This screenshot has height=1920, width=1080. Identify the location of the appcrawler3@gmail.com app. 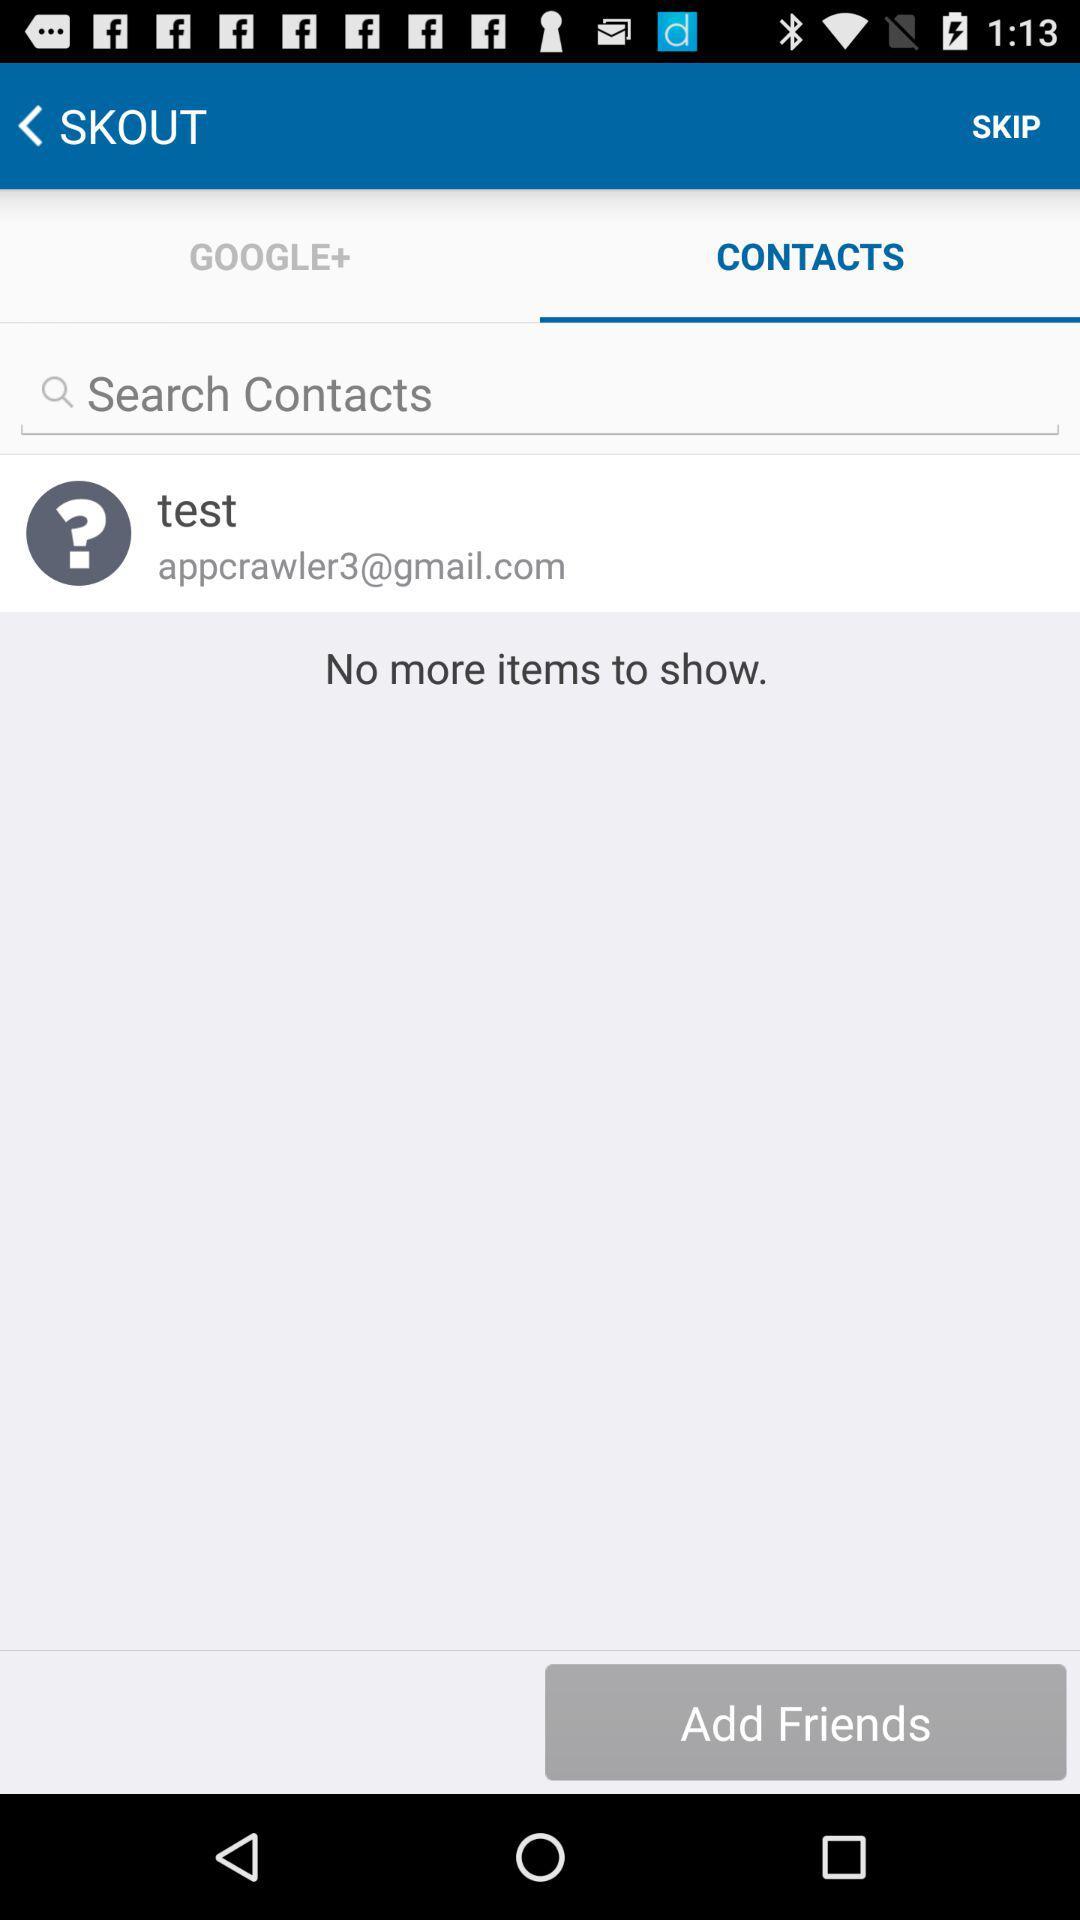
(591, 563).